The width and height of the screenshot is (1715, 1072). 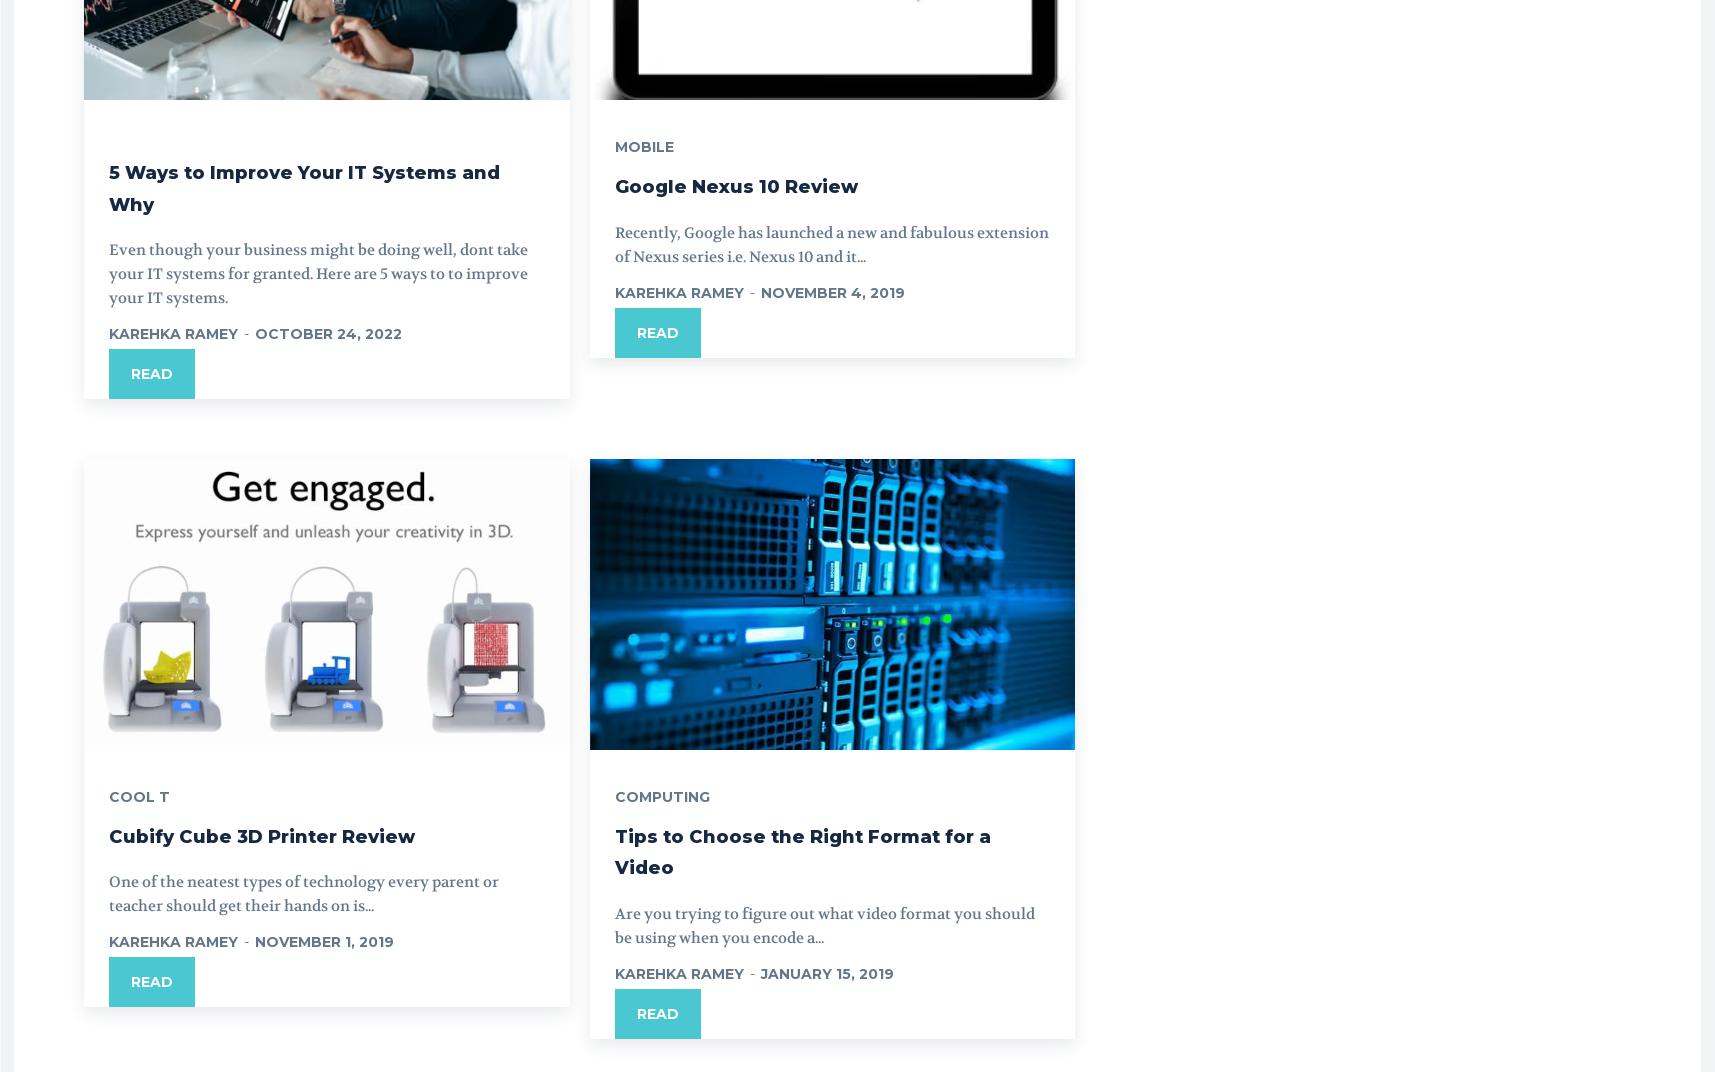 I want to click on 'Google Nexus 10 Review', so click(x=612, y=183).